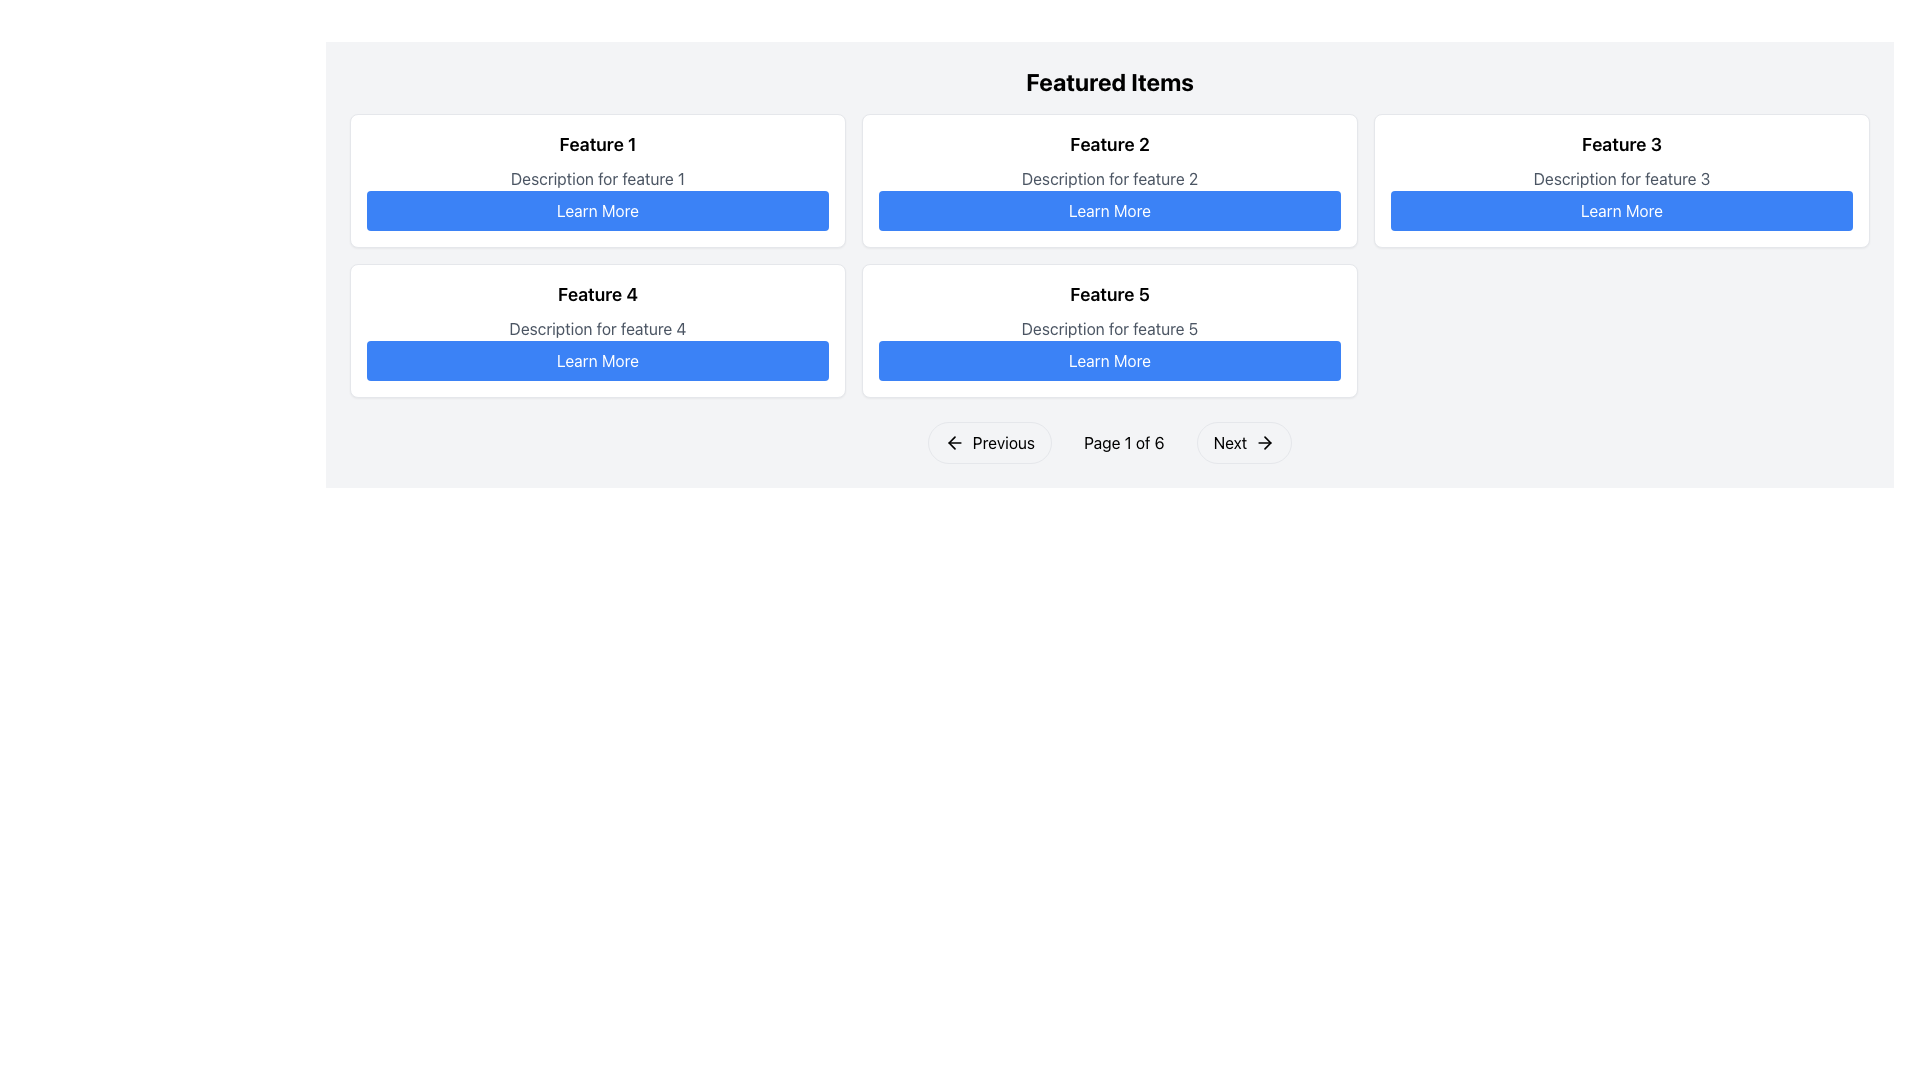 The image size is (1920, 1080). What do you see at coordinates (1622, 144) in the screenshot?
I see `the primary title text label located at the top of the rightmost card in the grid layout, positioned above the 'Description for feature 3' text and the 'Learn More' button` at bounding box center [1622, 144].